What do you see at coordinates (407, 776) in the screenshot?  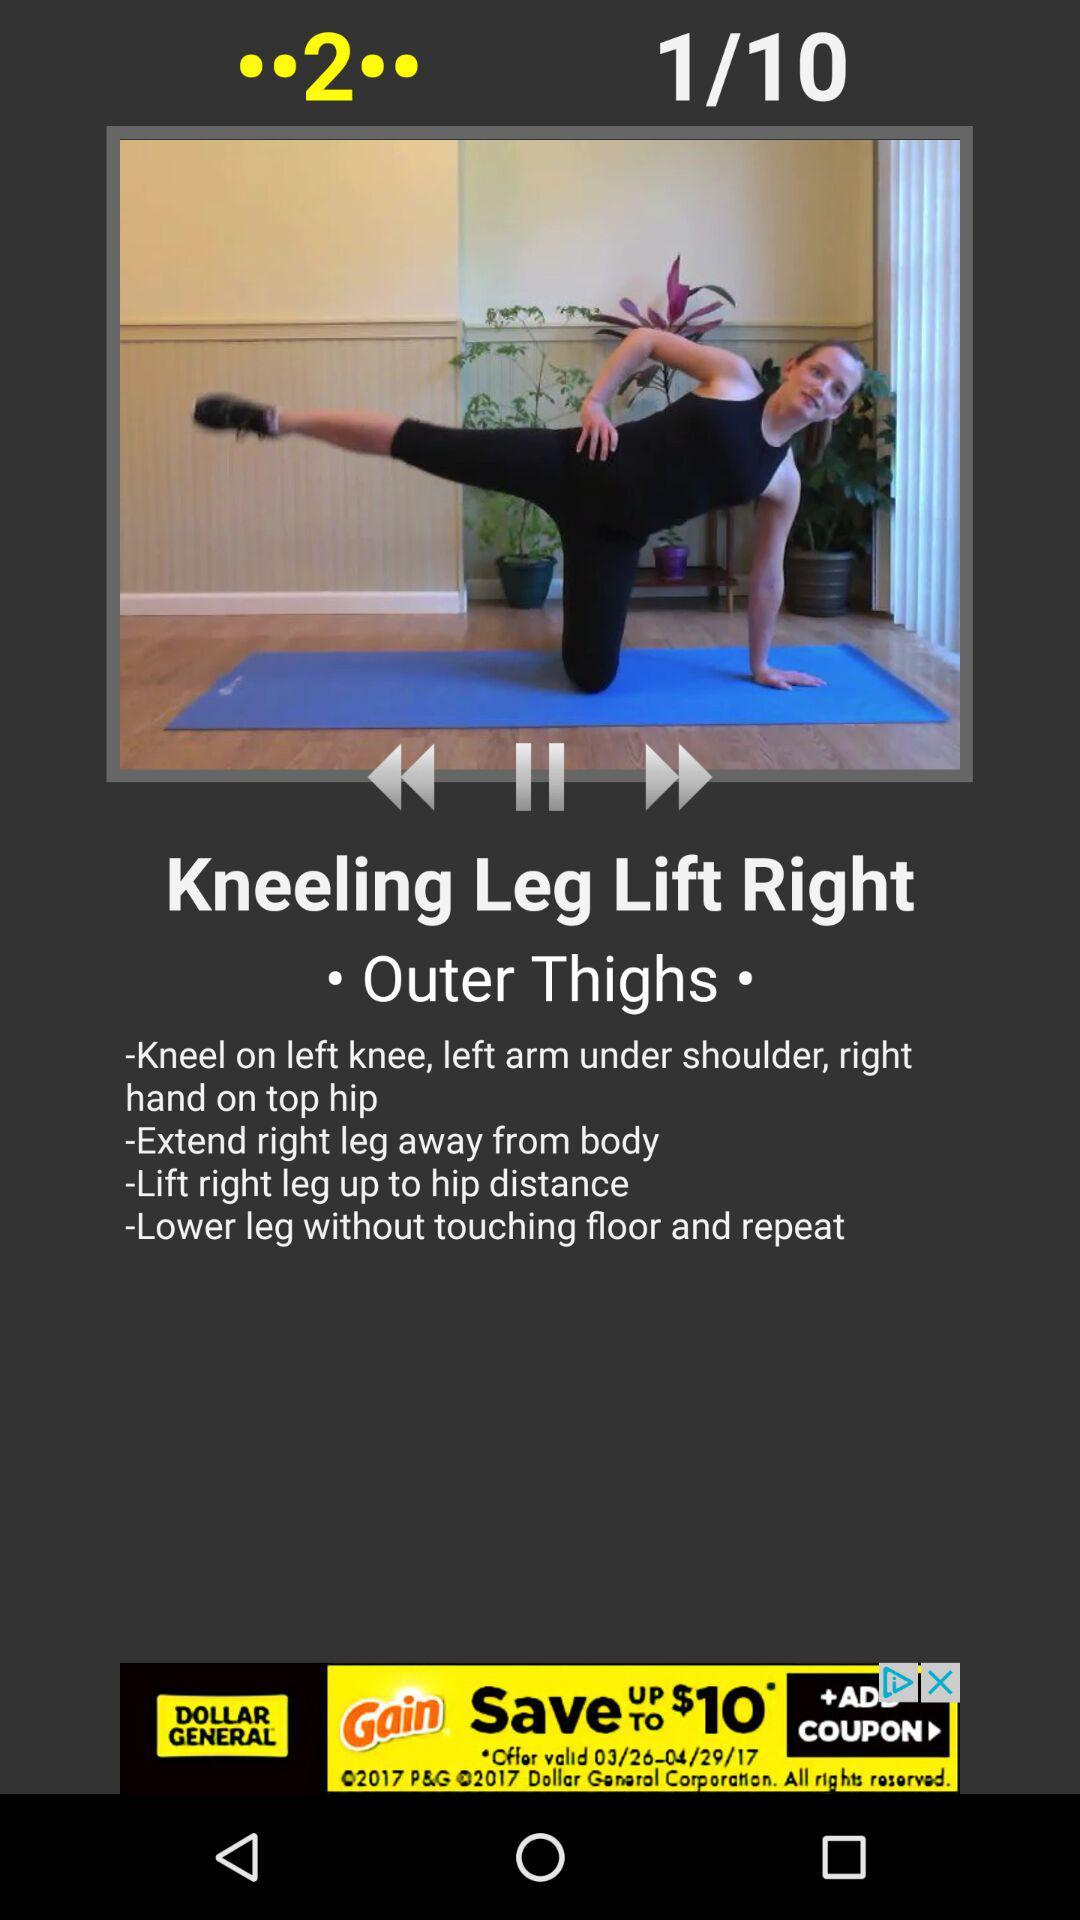 I see `previous` at bounding box center [407, 776].